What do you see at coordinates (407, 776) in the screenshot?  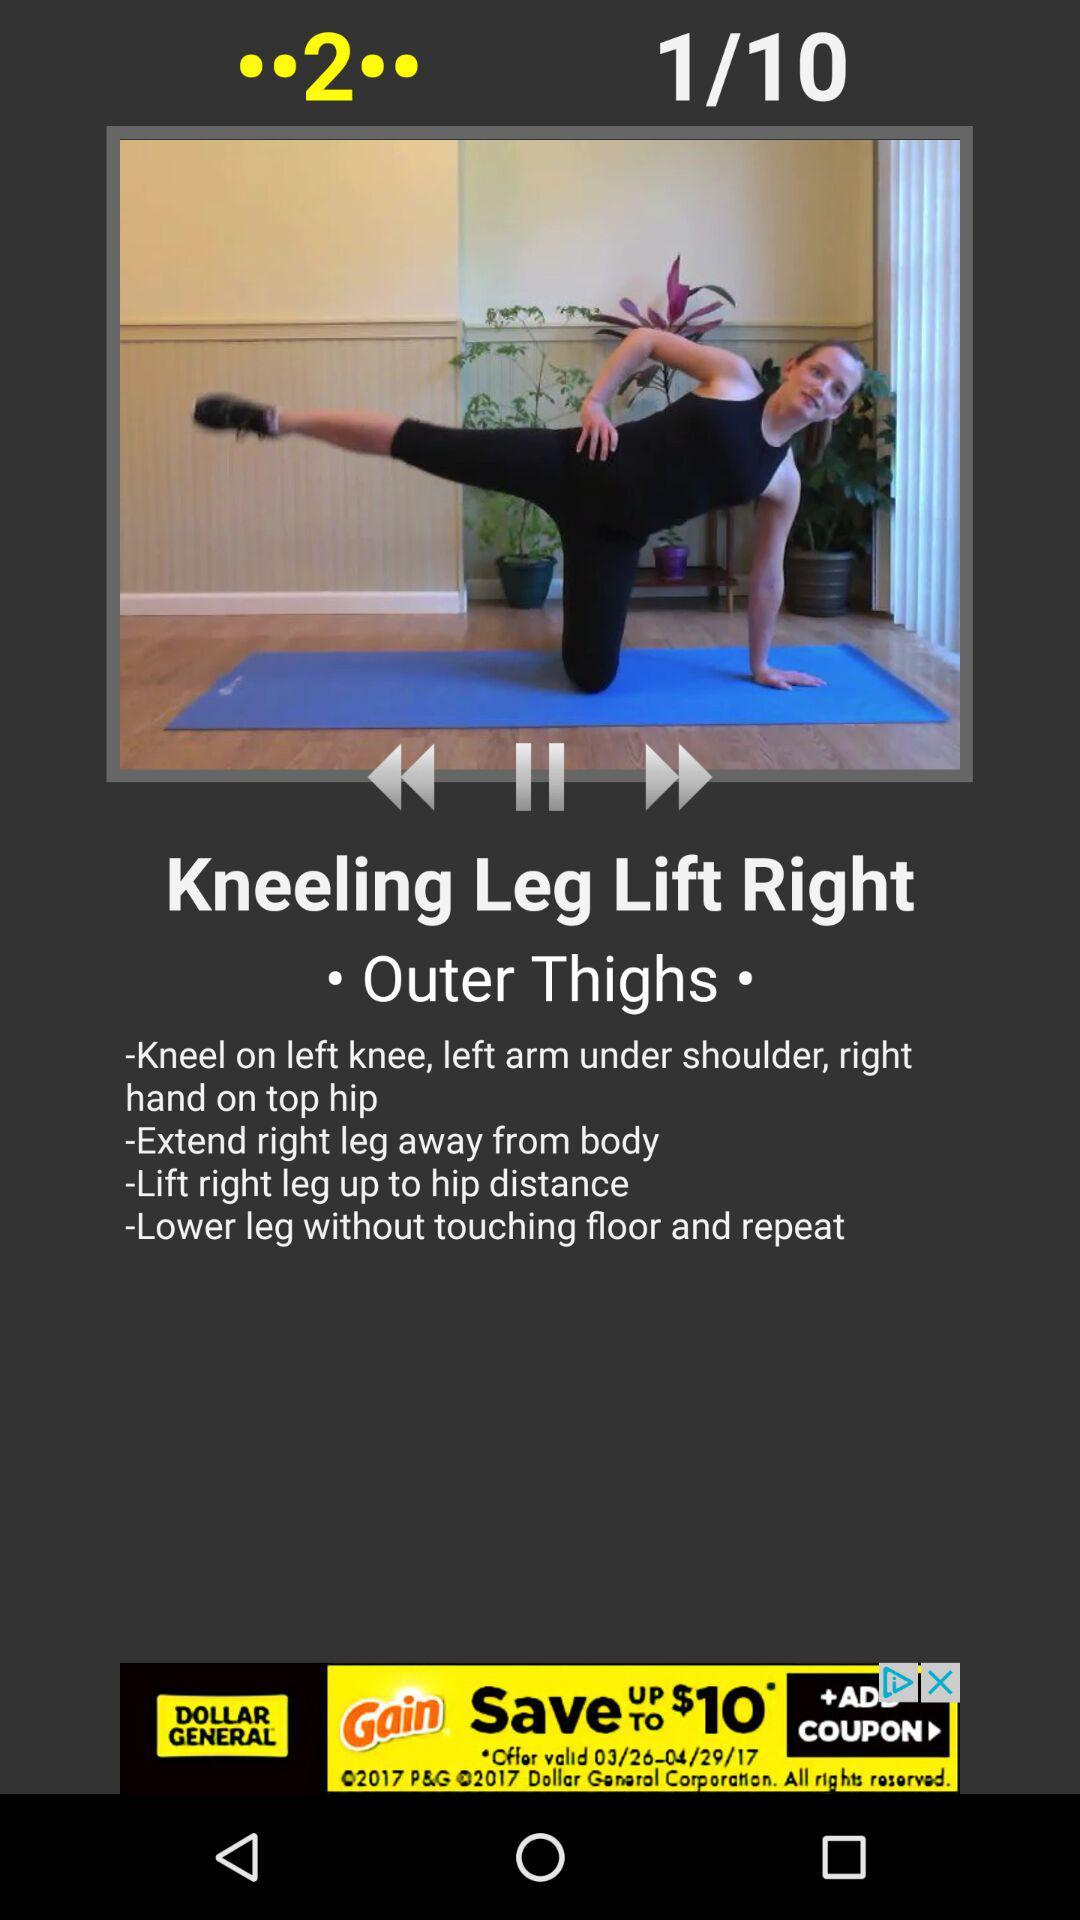 I see `previous` at bounding box center [407, 776].